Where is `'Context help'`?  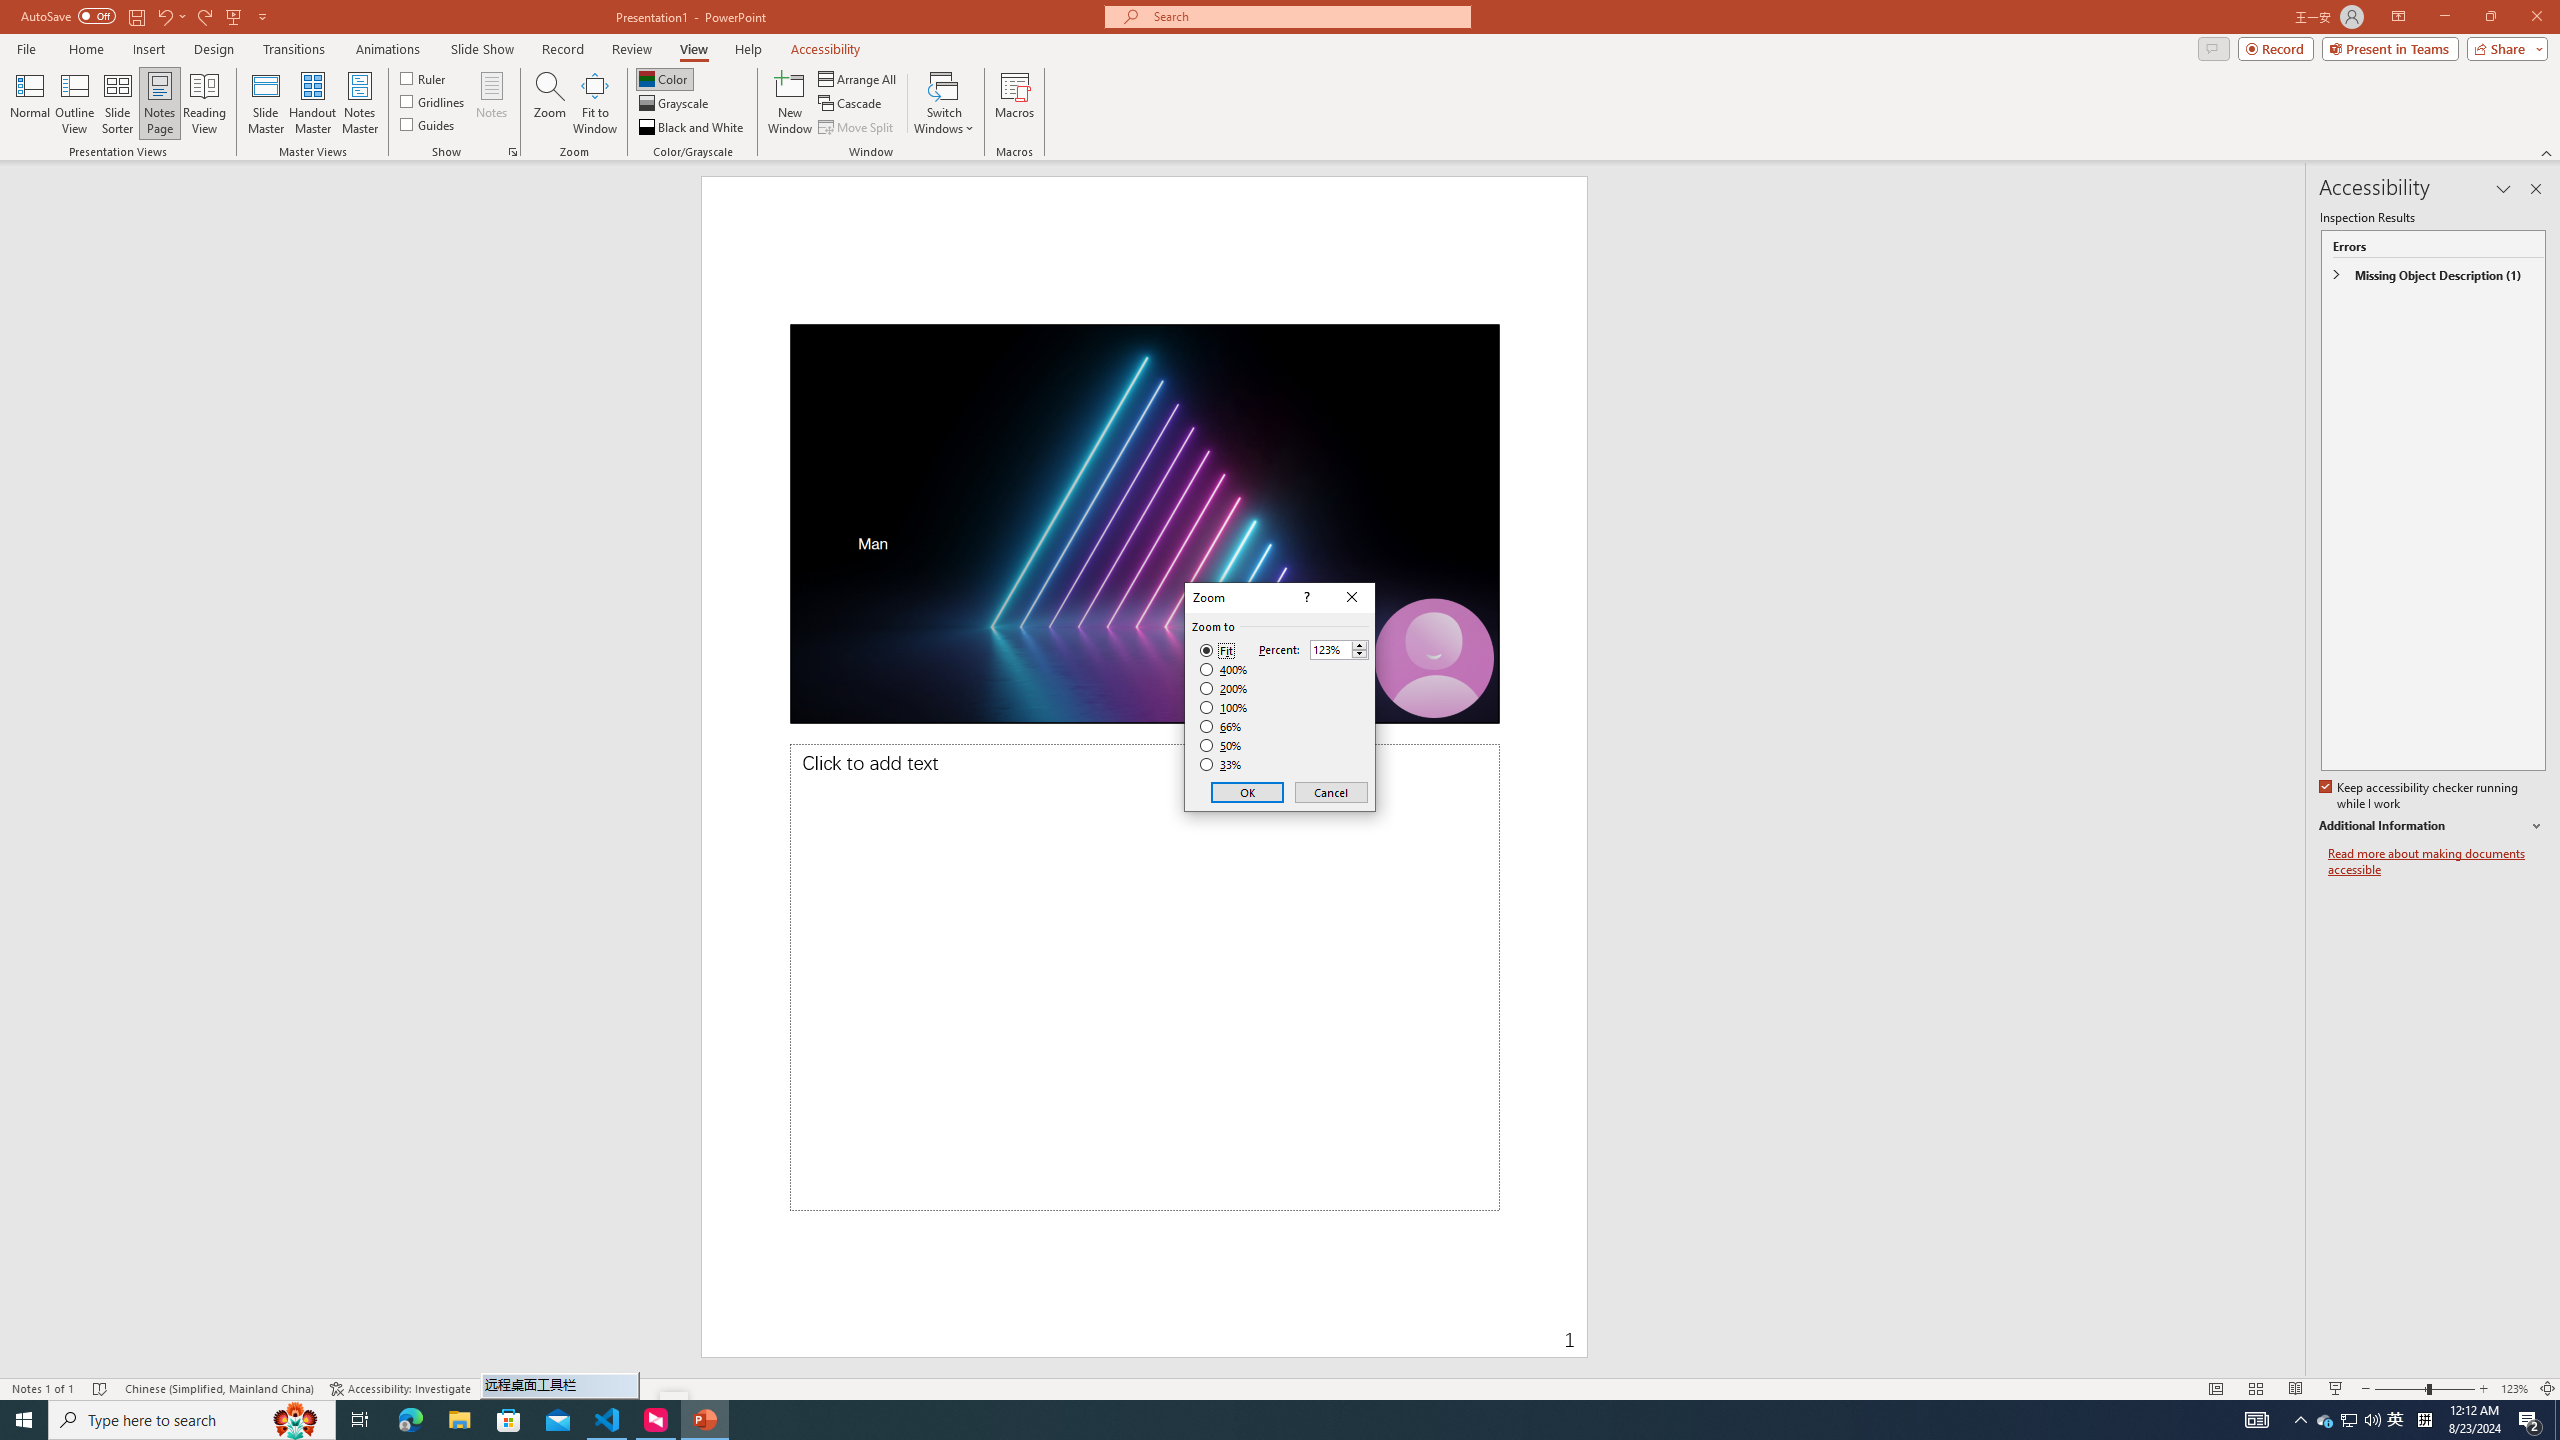
'Context help' is located at coordinates (1304, 597).